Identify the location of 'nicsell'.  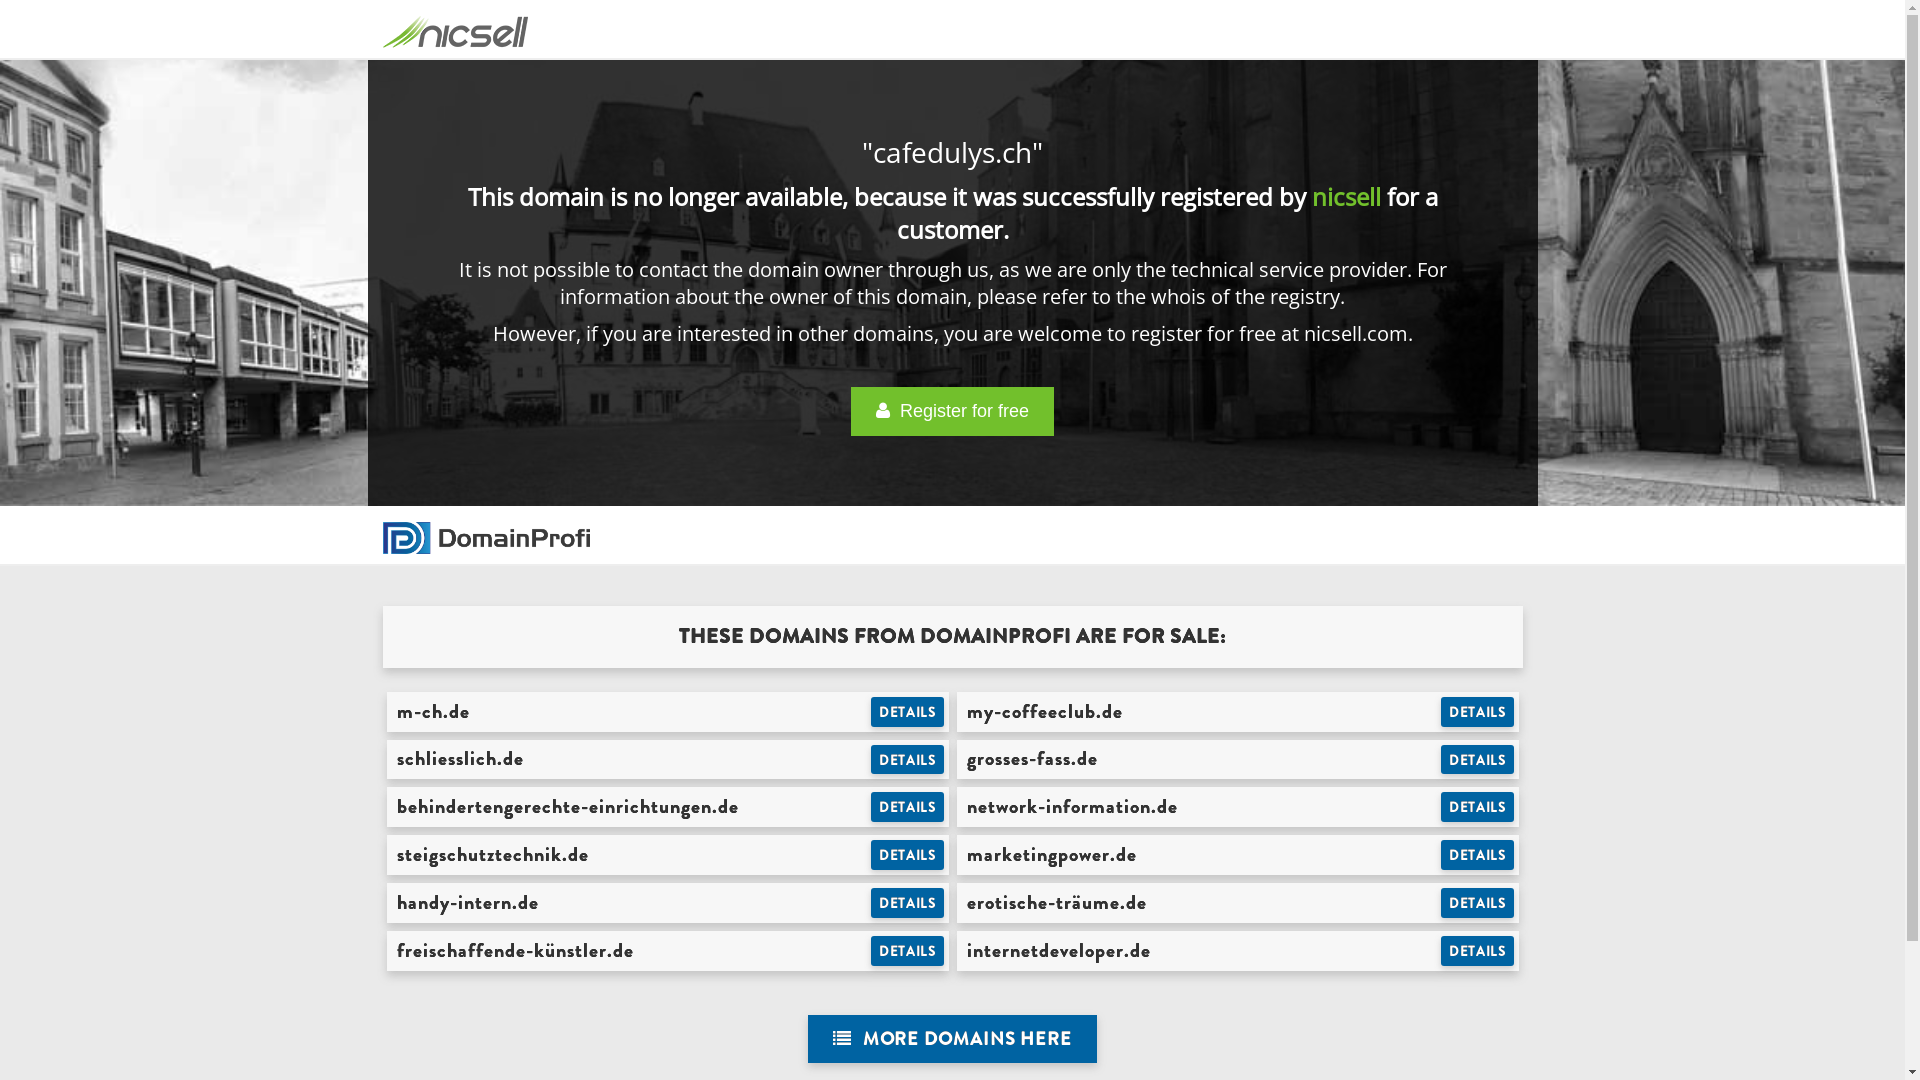
(1346, 196).